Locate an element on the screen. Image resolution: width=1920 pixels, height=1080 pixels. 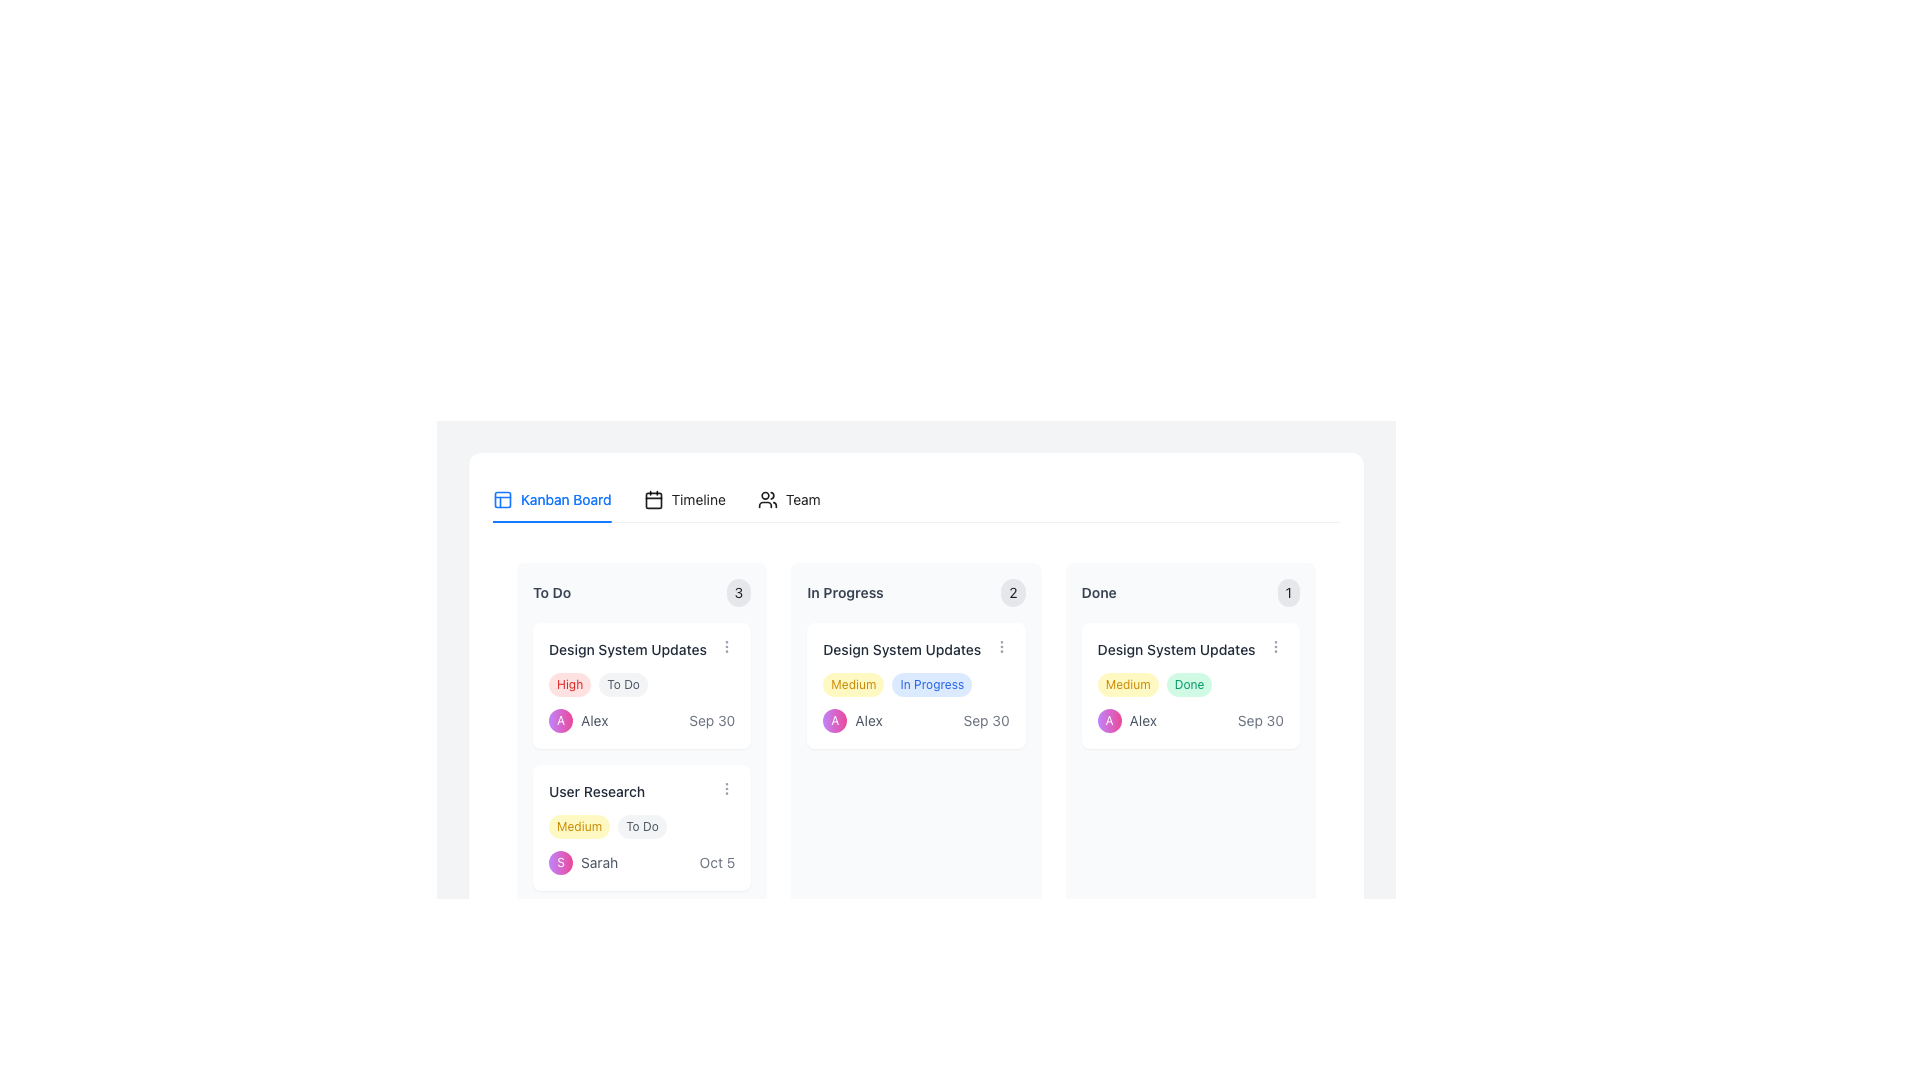
the first badge in the 'User Research' task card on the Kanban board is located at coordinates (578, 826).